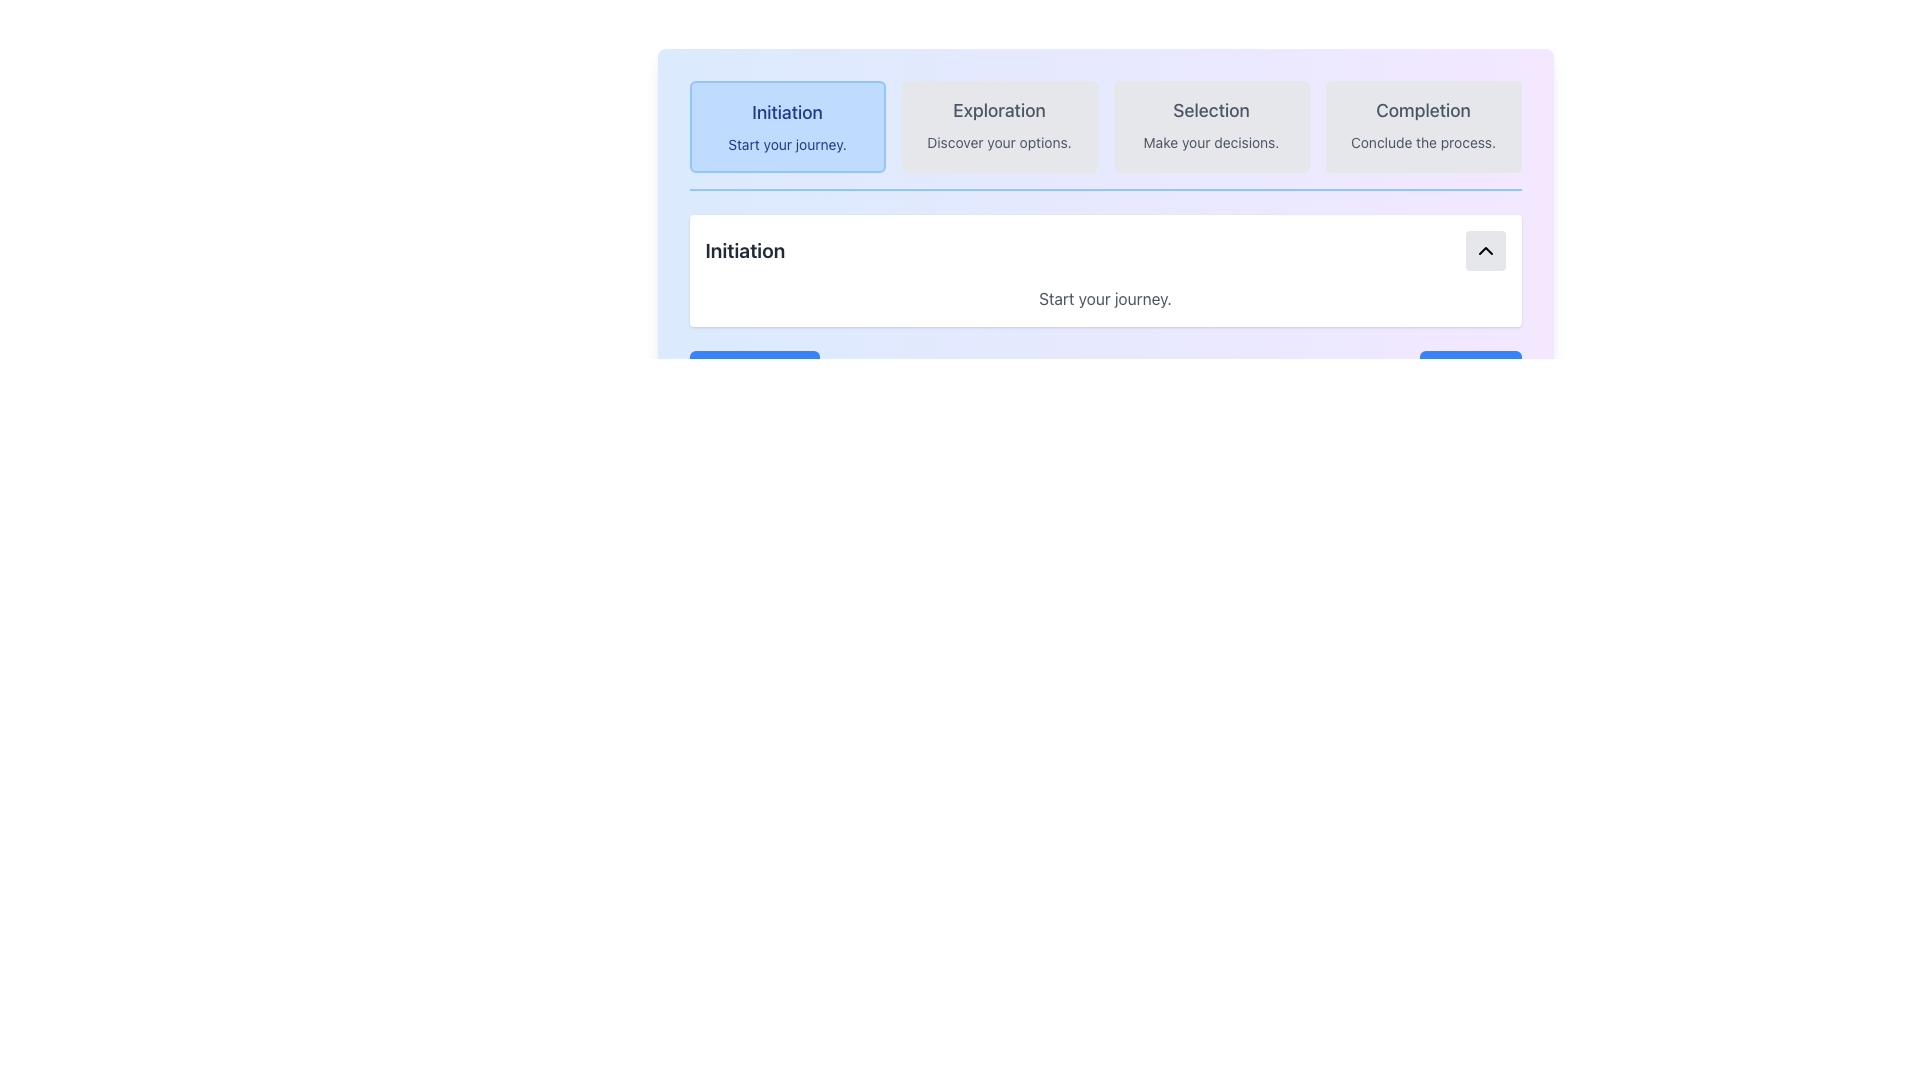 This screenshot has width=1920, height=1080. Describe the element at coordinates (786, 112) in the screenshot. I see `main title text located at the top-left corner of the rounded rectangular button that represents the initiation phase of a process` at that location.